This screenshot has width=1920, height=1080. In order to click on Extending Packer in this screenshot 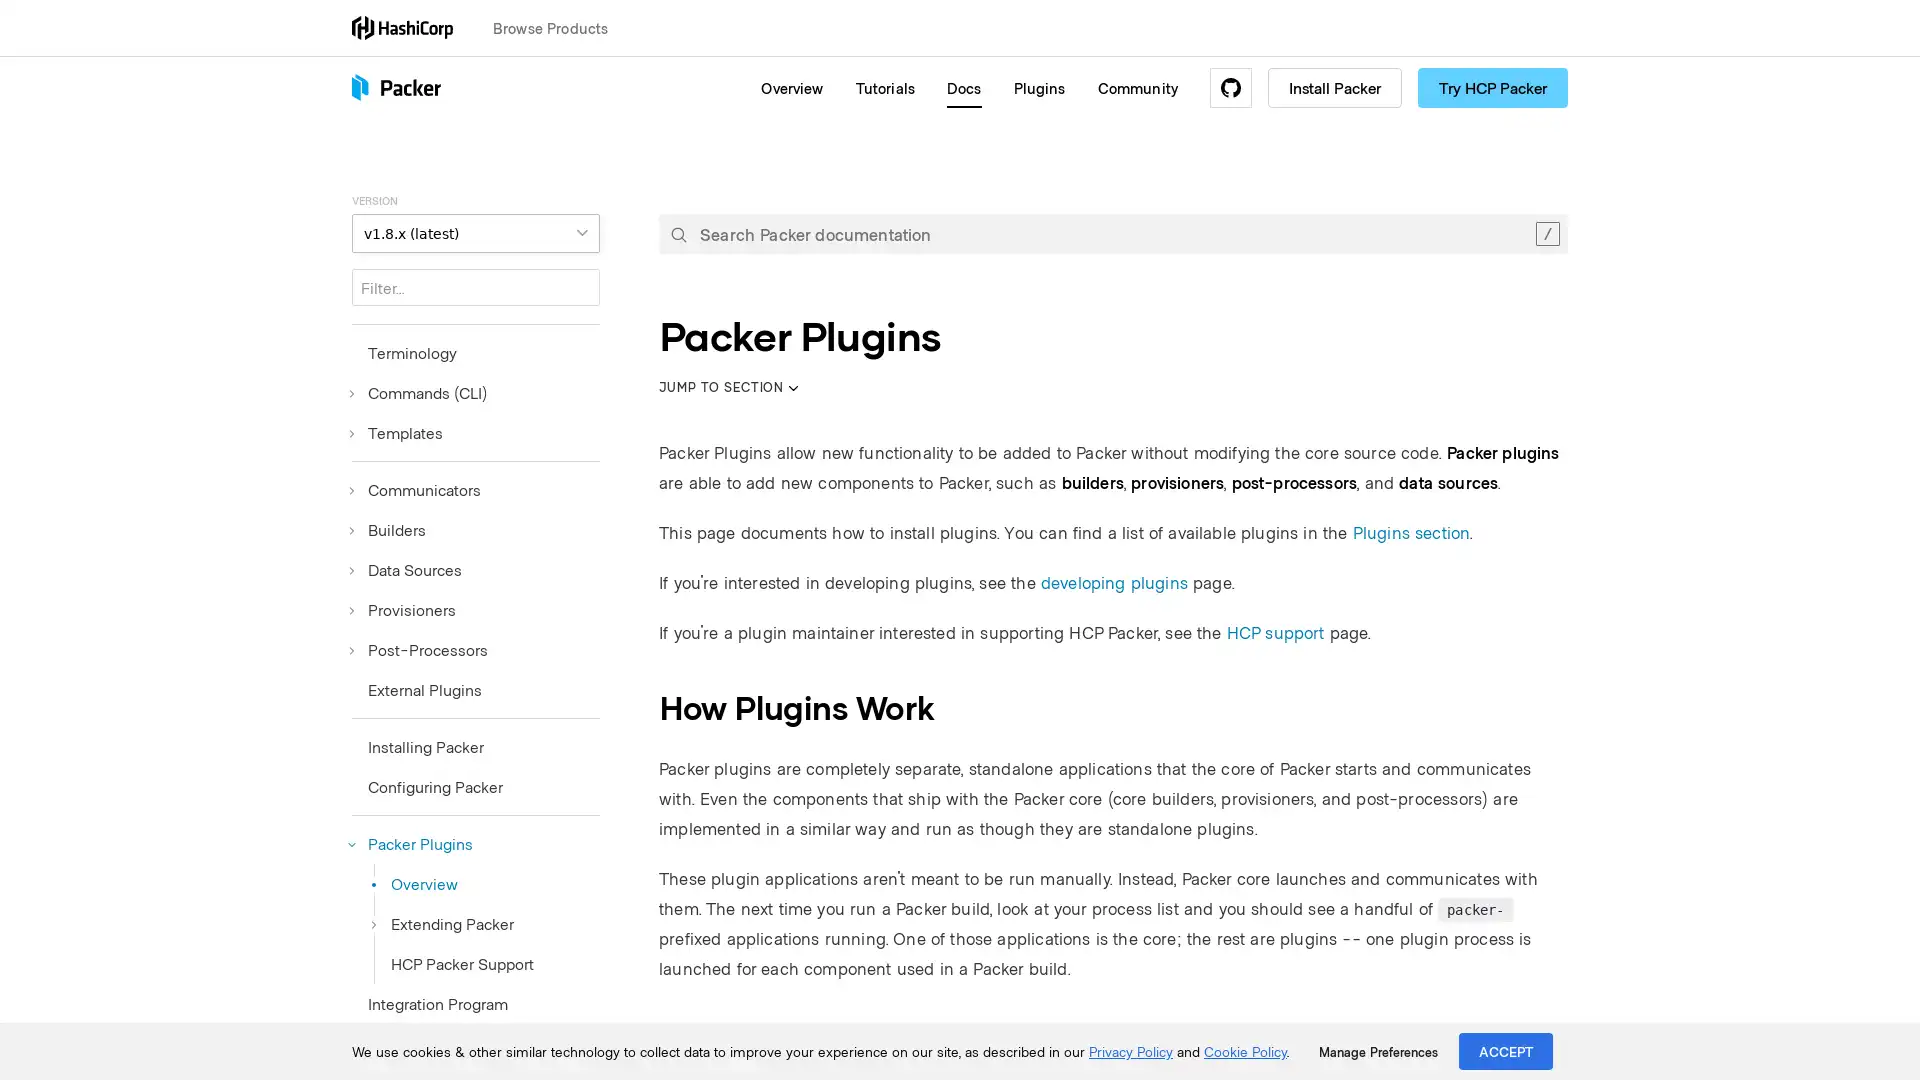, I will do `click(442, 924)`.